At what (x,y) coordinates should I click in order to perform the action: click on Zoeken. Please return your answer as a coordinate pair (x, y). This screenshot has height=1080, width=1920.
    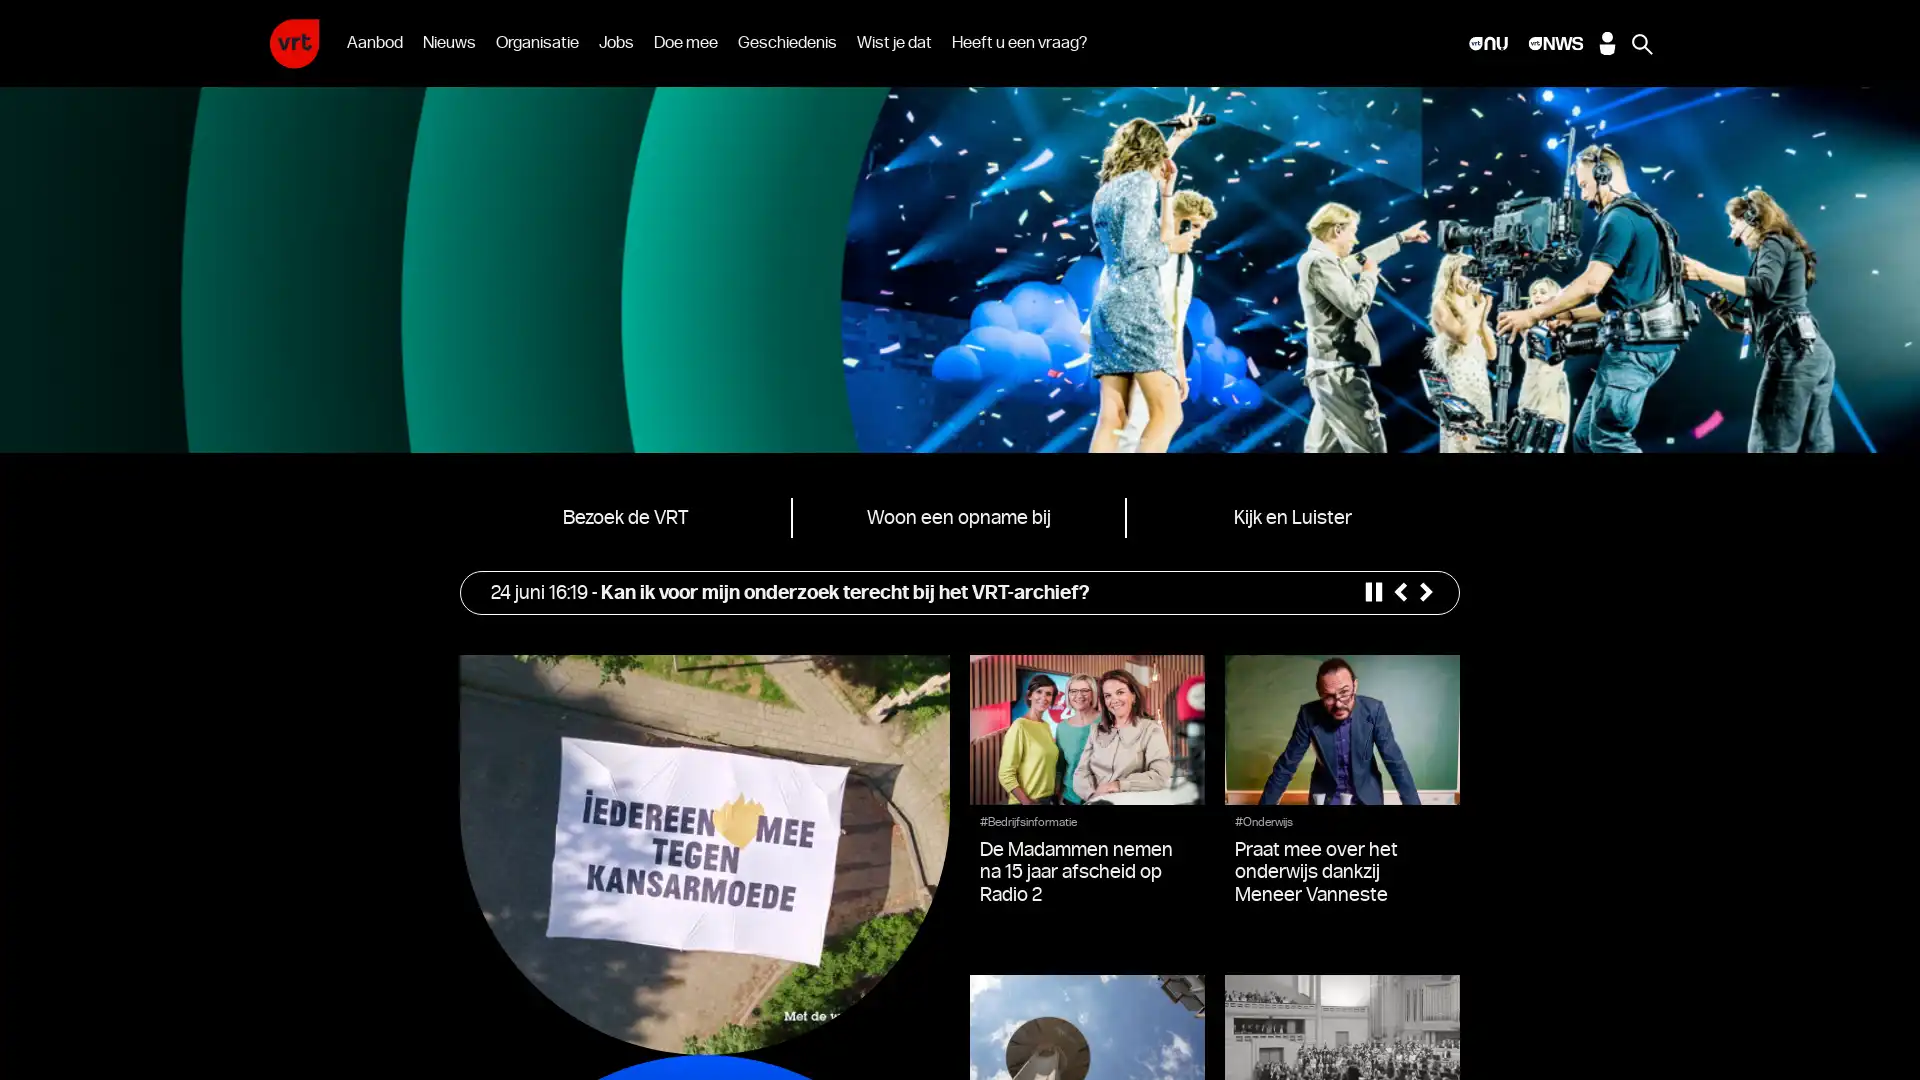
    Looking at the image, I should click on (1642, 42).